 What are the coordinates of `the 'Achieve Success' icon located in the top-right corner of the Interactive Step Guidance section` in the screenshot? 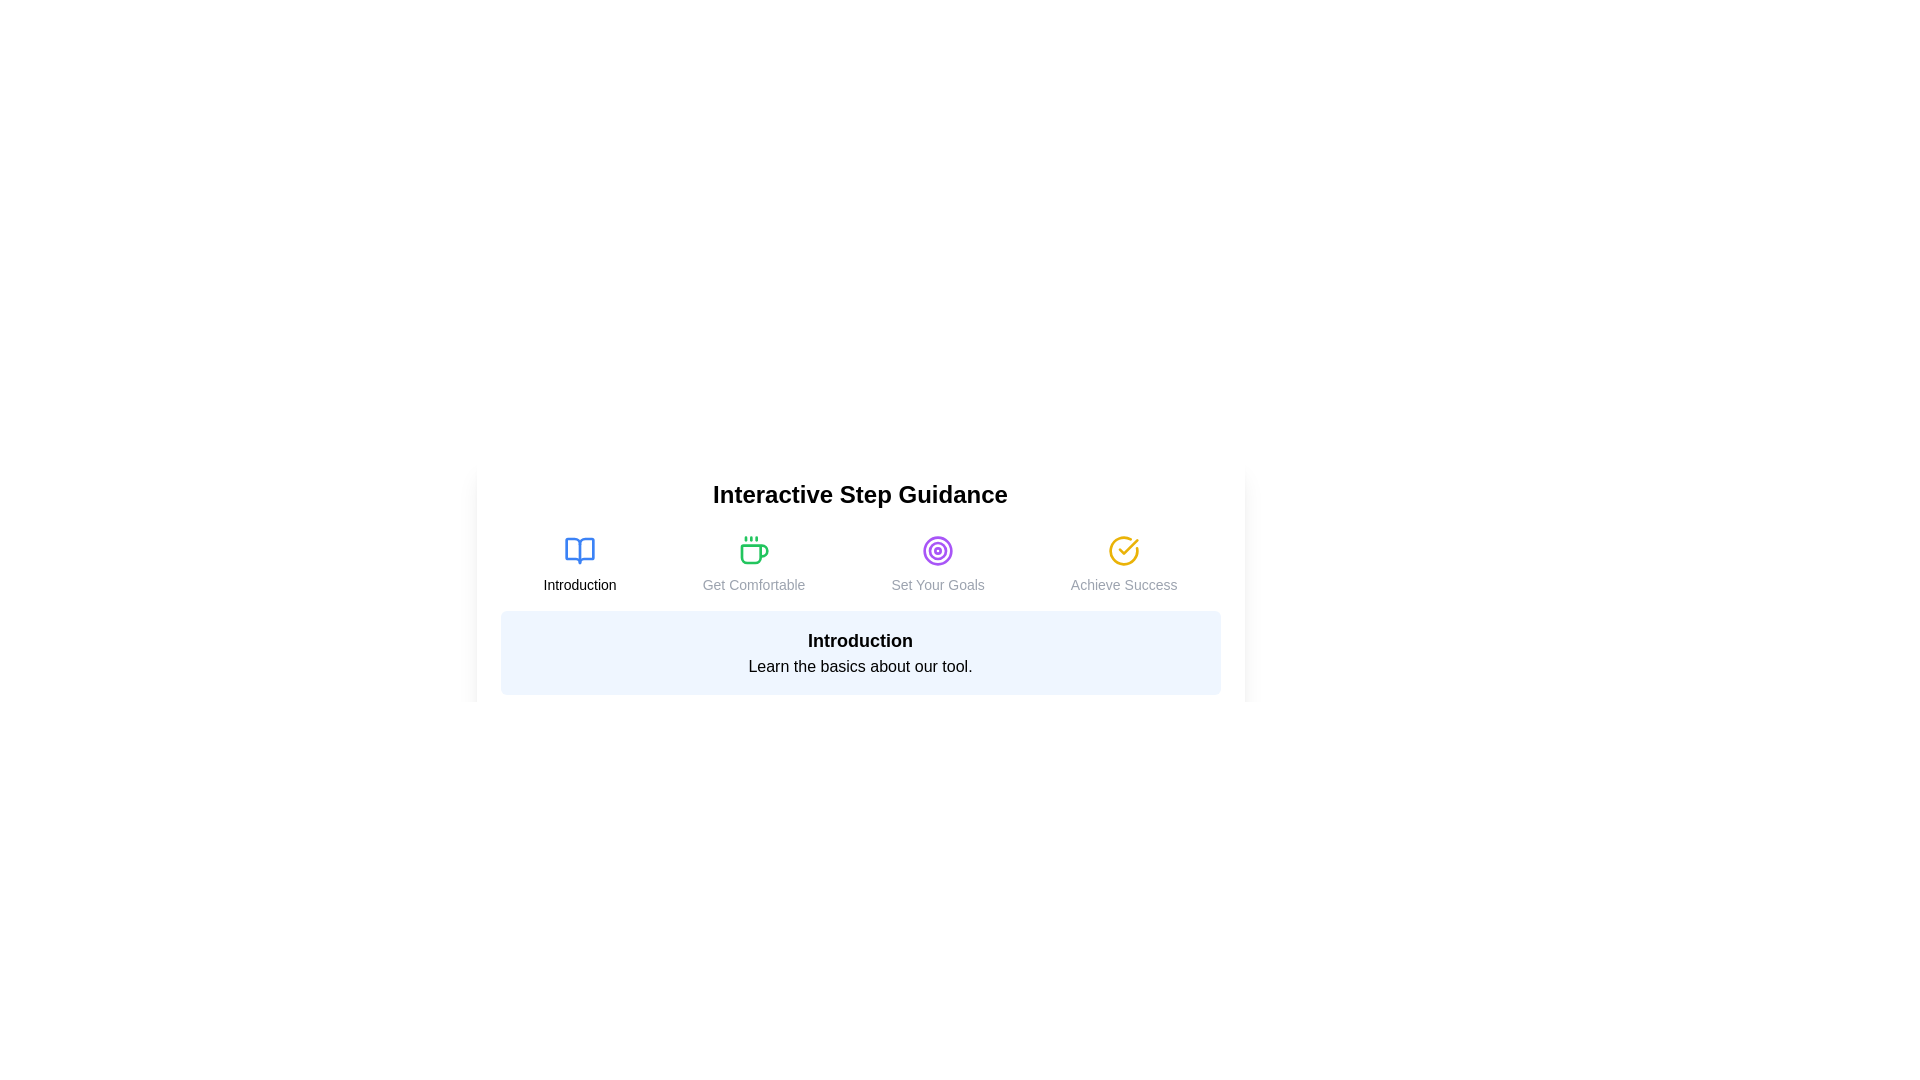 It's located at (1124, 551).